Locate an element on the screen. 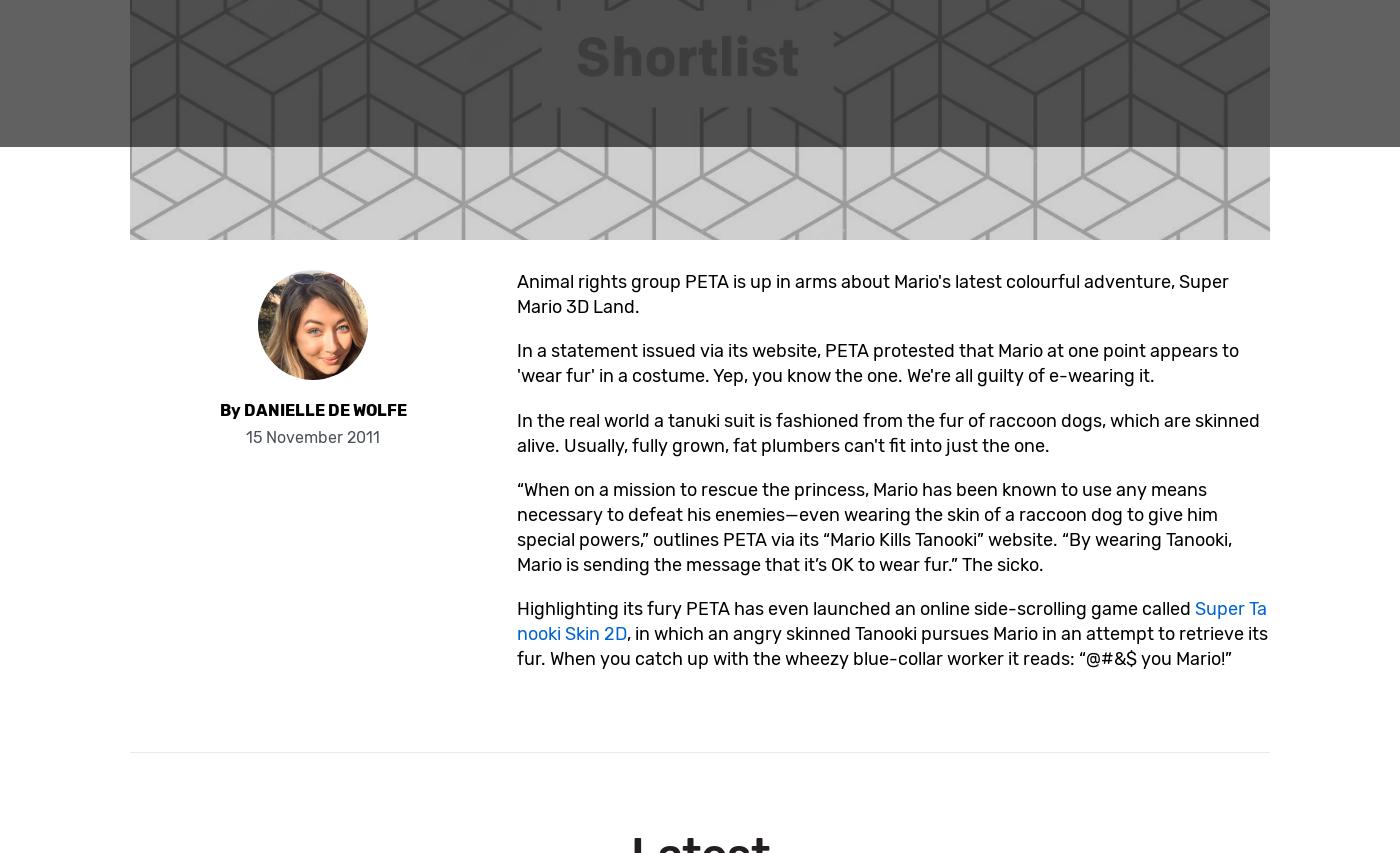 The height and width of the screenshot is (853, 1400). 'In the real world a tanuki suit is fashioned from the fur of raccoon dogs, which are skinned alive. Usually, fully grown, fat plumbers can't fit into just the one.' is located at coordinates (887, 432).